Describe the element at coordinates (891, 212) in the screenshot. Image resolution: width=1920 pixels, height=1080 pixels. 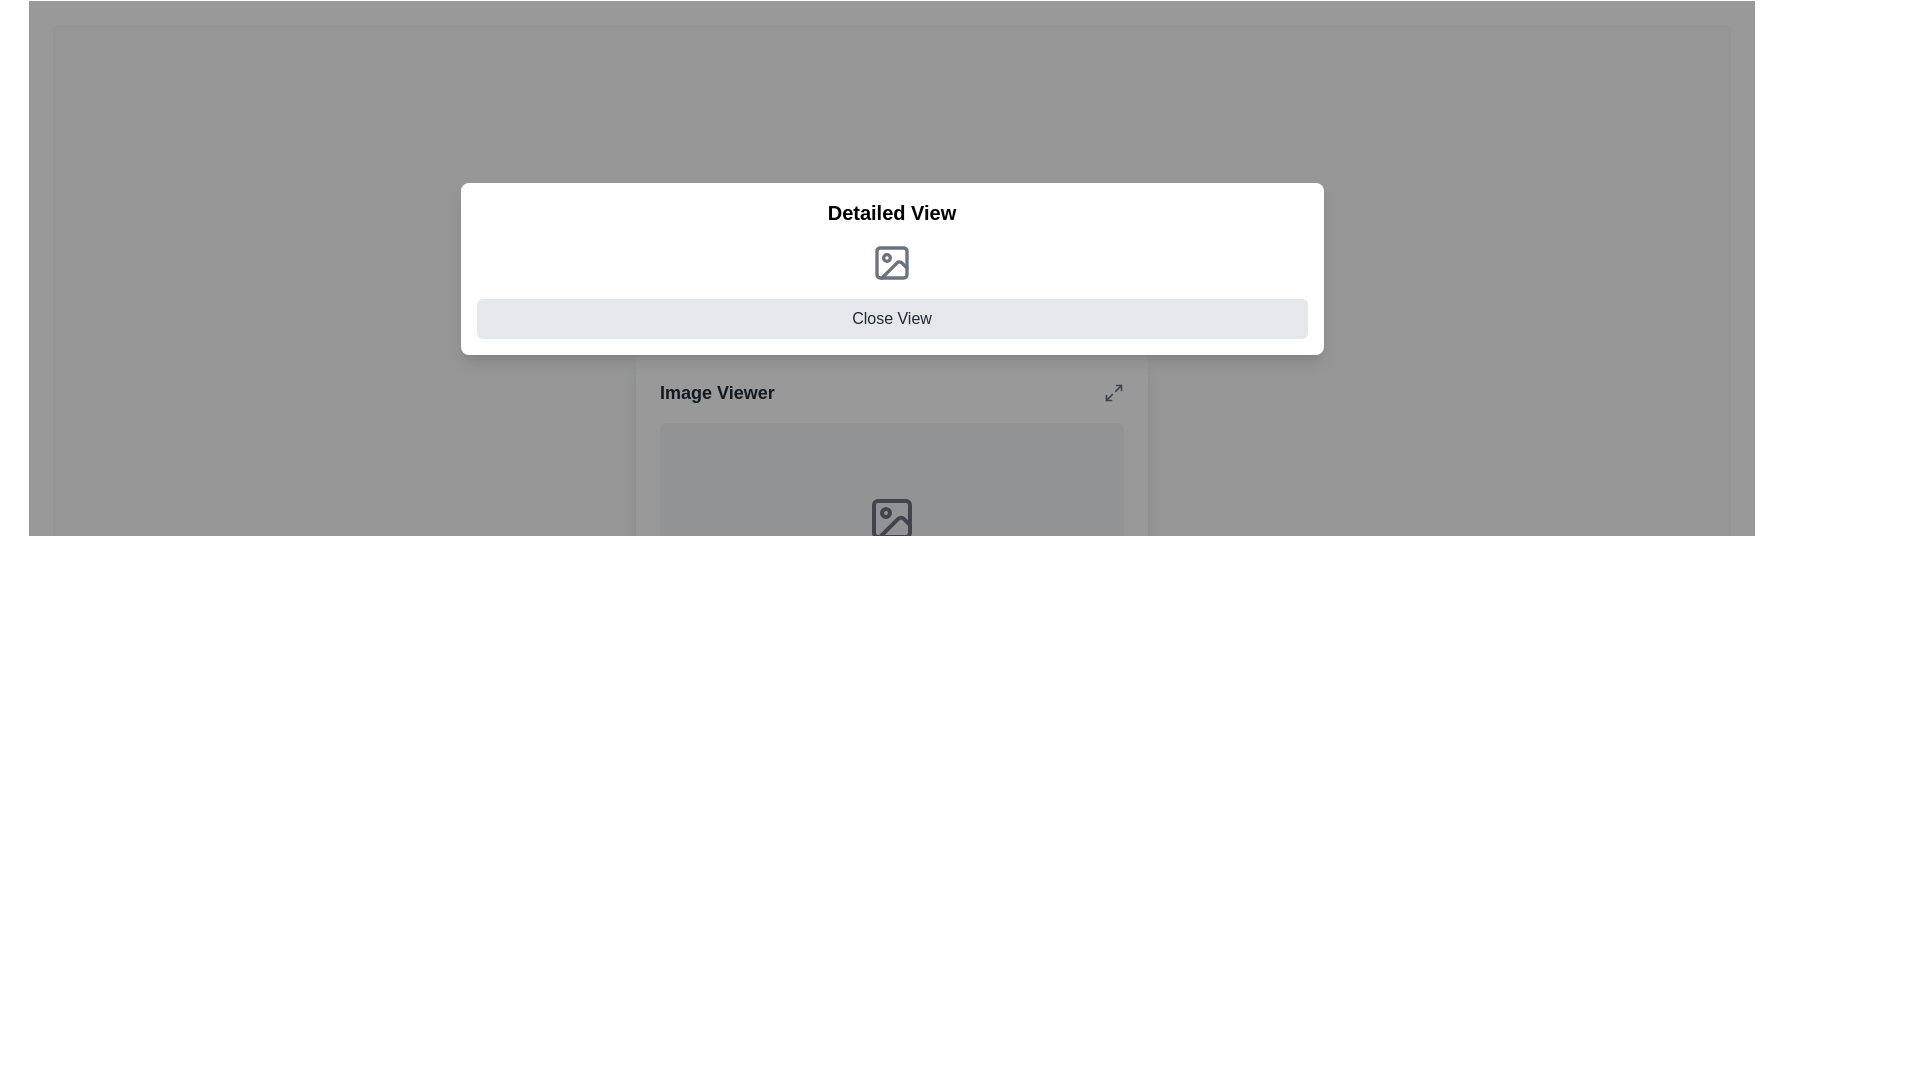
I see `text from the Text Label at the top section of the modal, which serves as the title indicating the detailed contents below` at that location.